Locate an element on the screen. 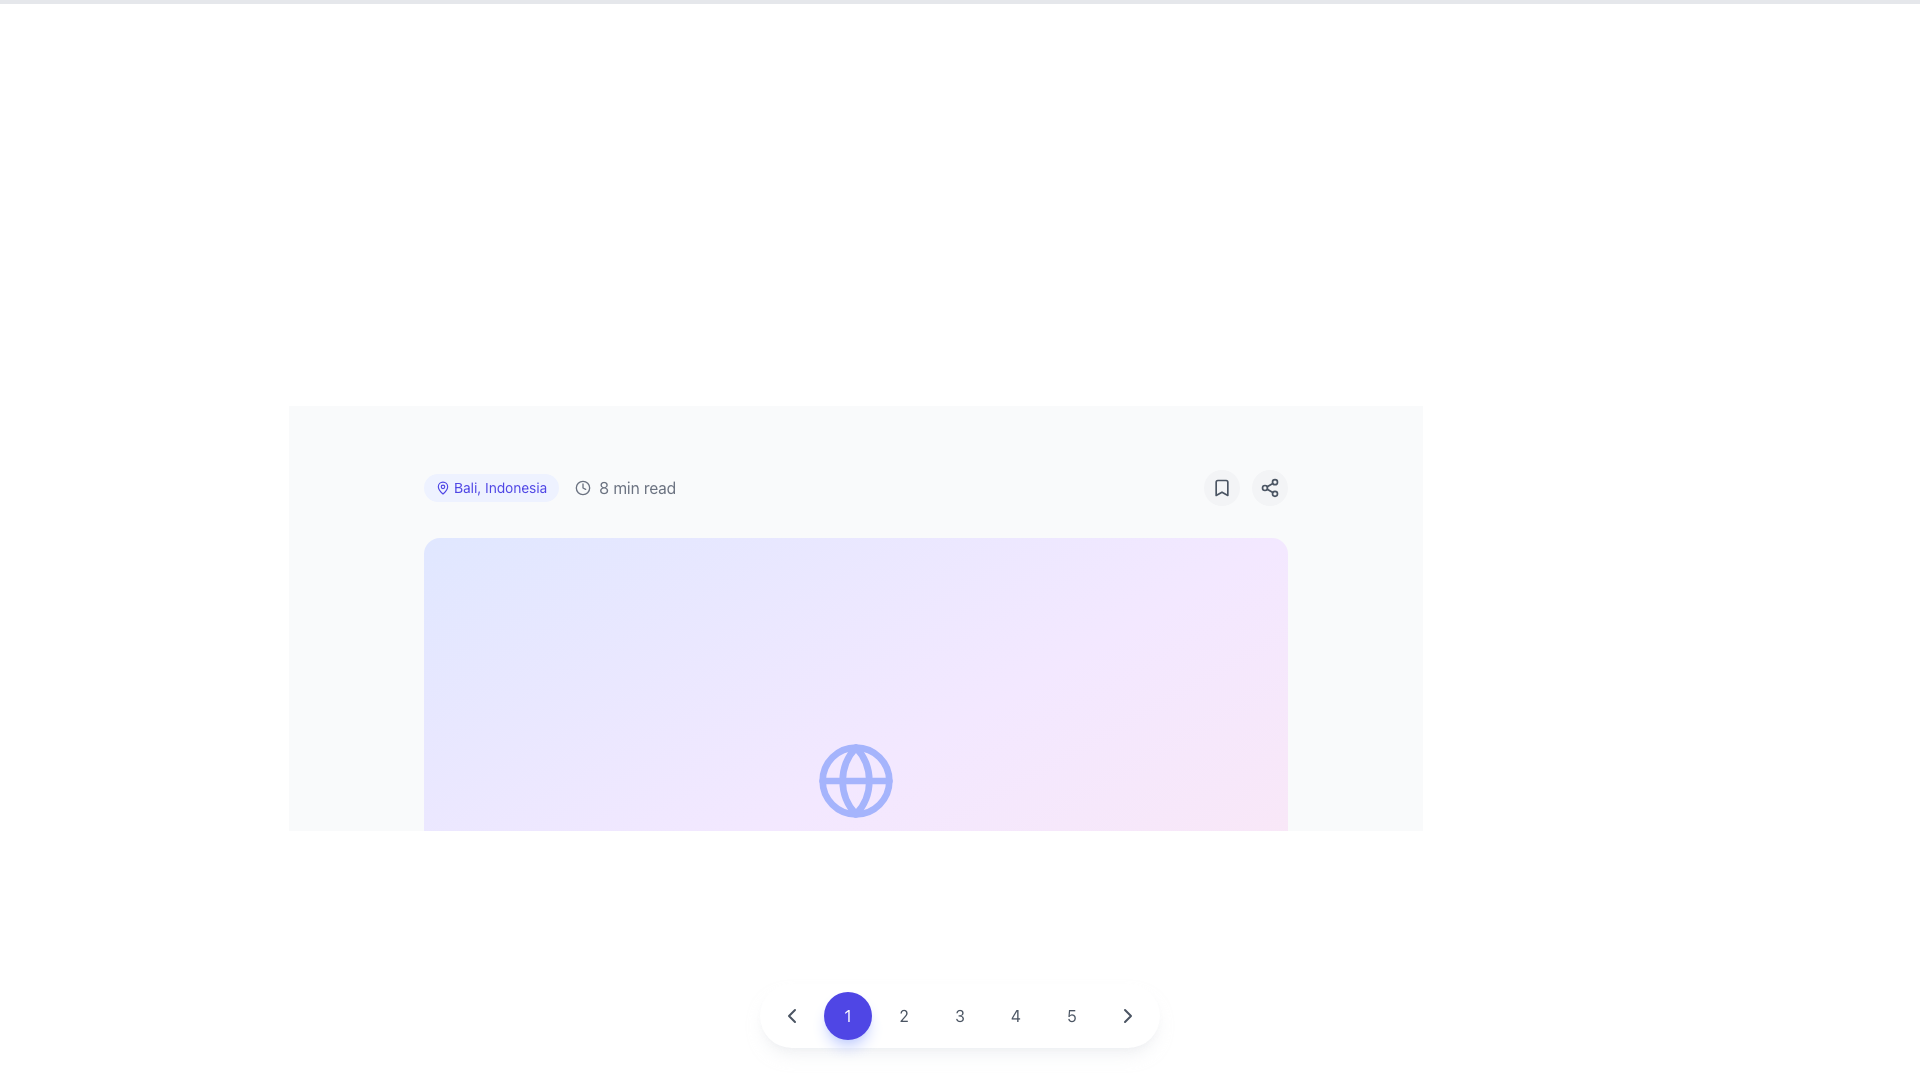 This screenshot has height=1080, width=1920. the bookmark icon button, which is outlined and located in the top-right corner of the content frame is located at coordinates (1221, 488).